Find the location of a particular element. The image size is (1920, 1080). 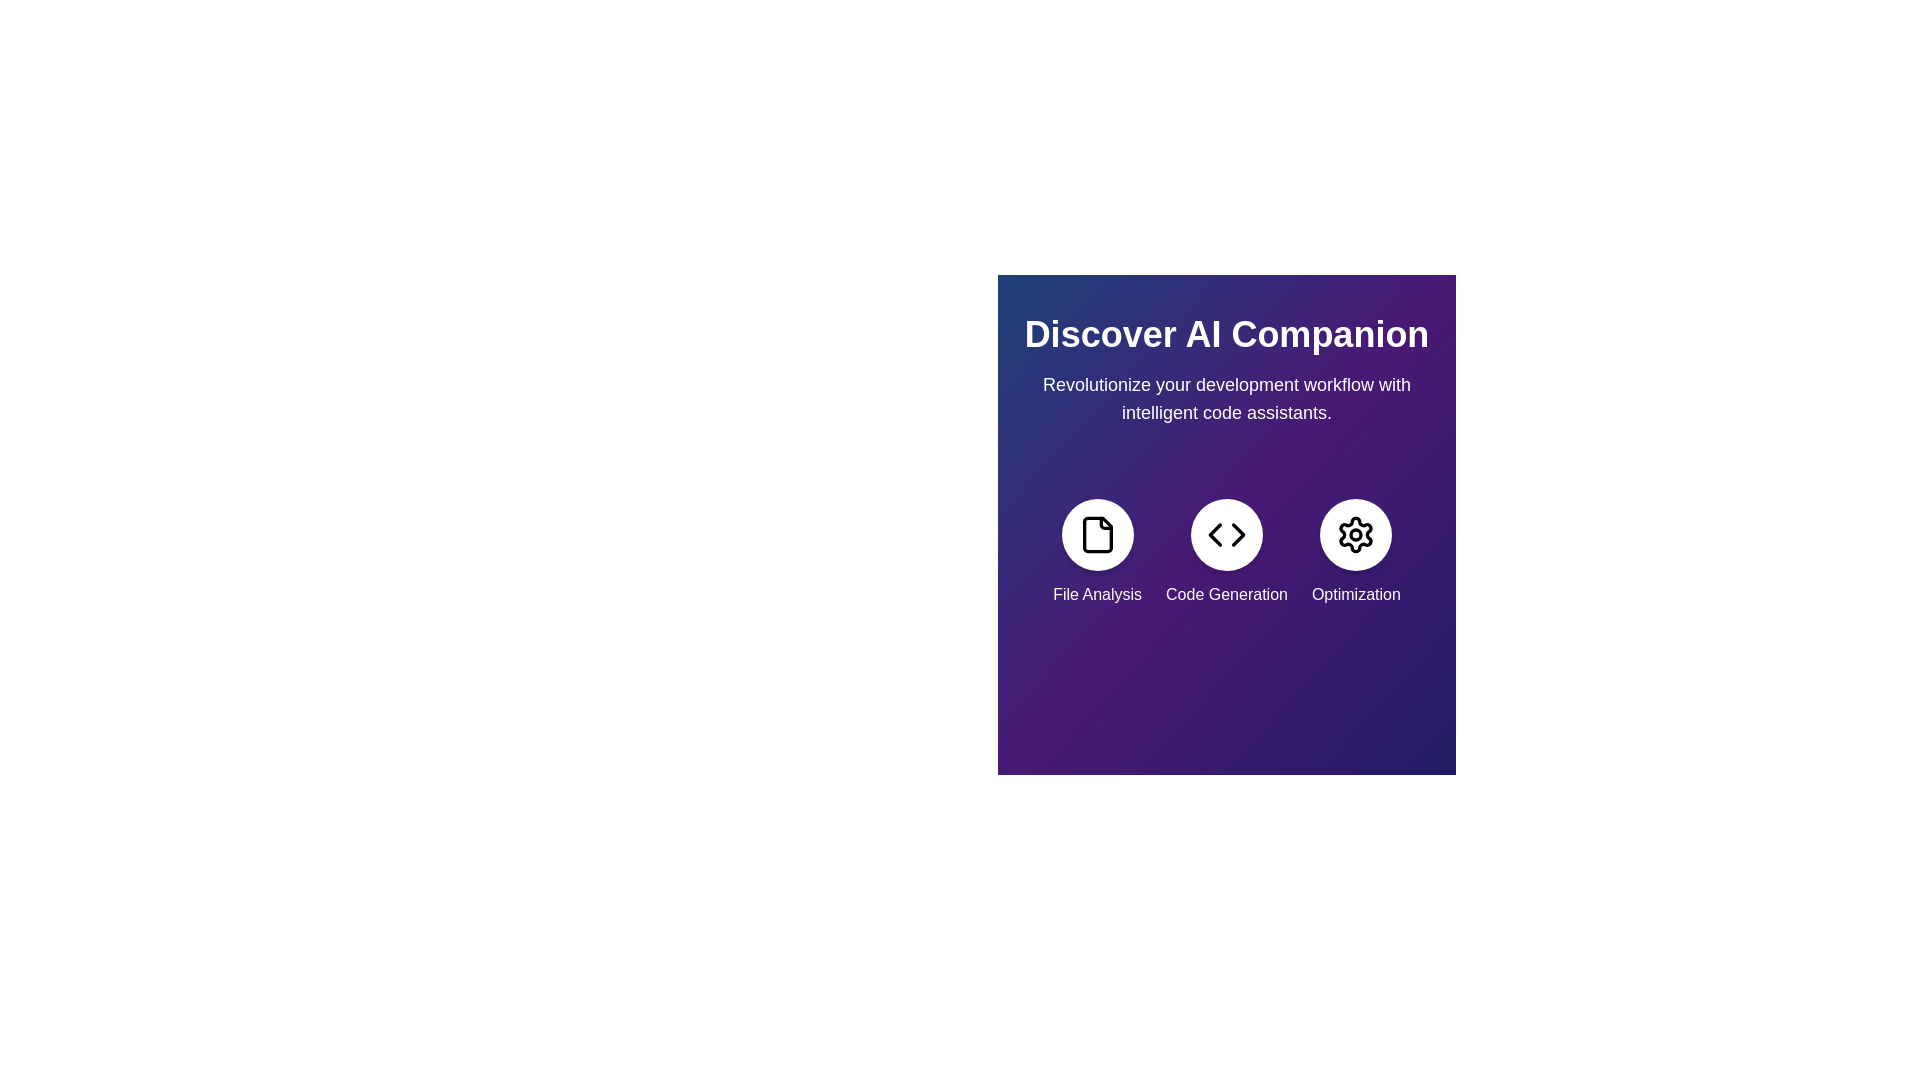

the small circular dot that is centered within the settings icon, which represents a part of the visual element for settings is located at coordinates (1356, 534).